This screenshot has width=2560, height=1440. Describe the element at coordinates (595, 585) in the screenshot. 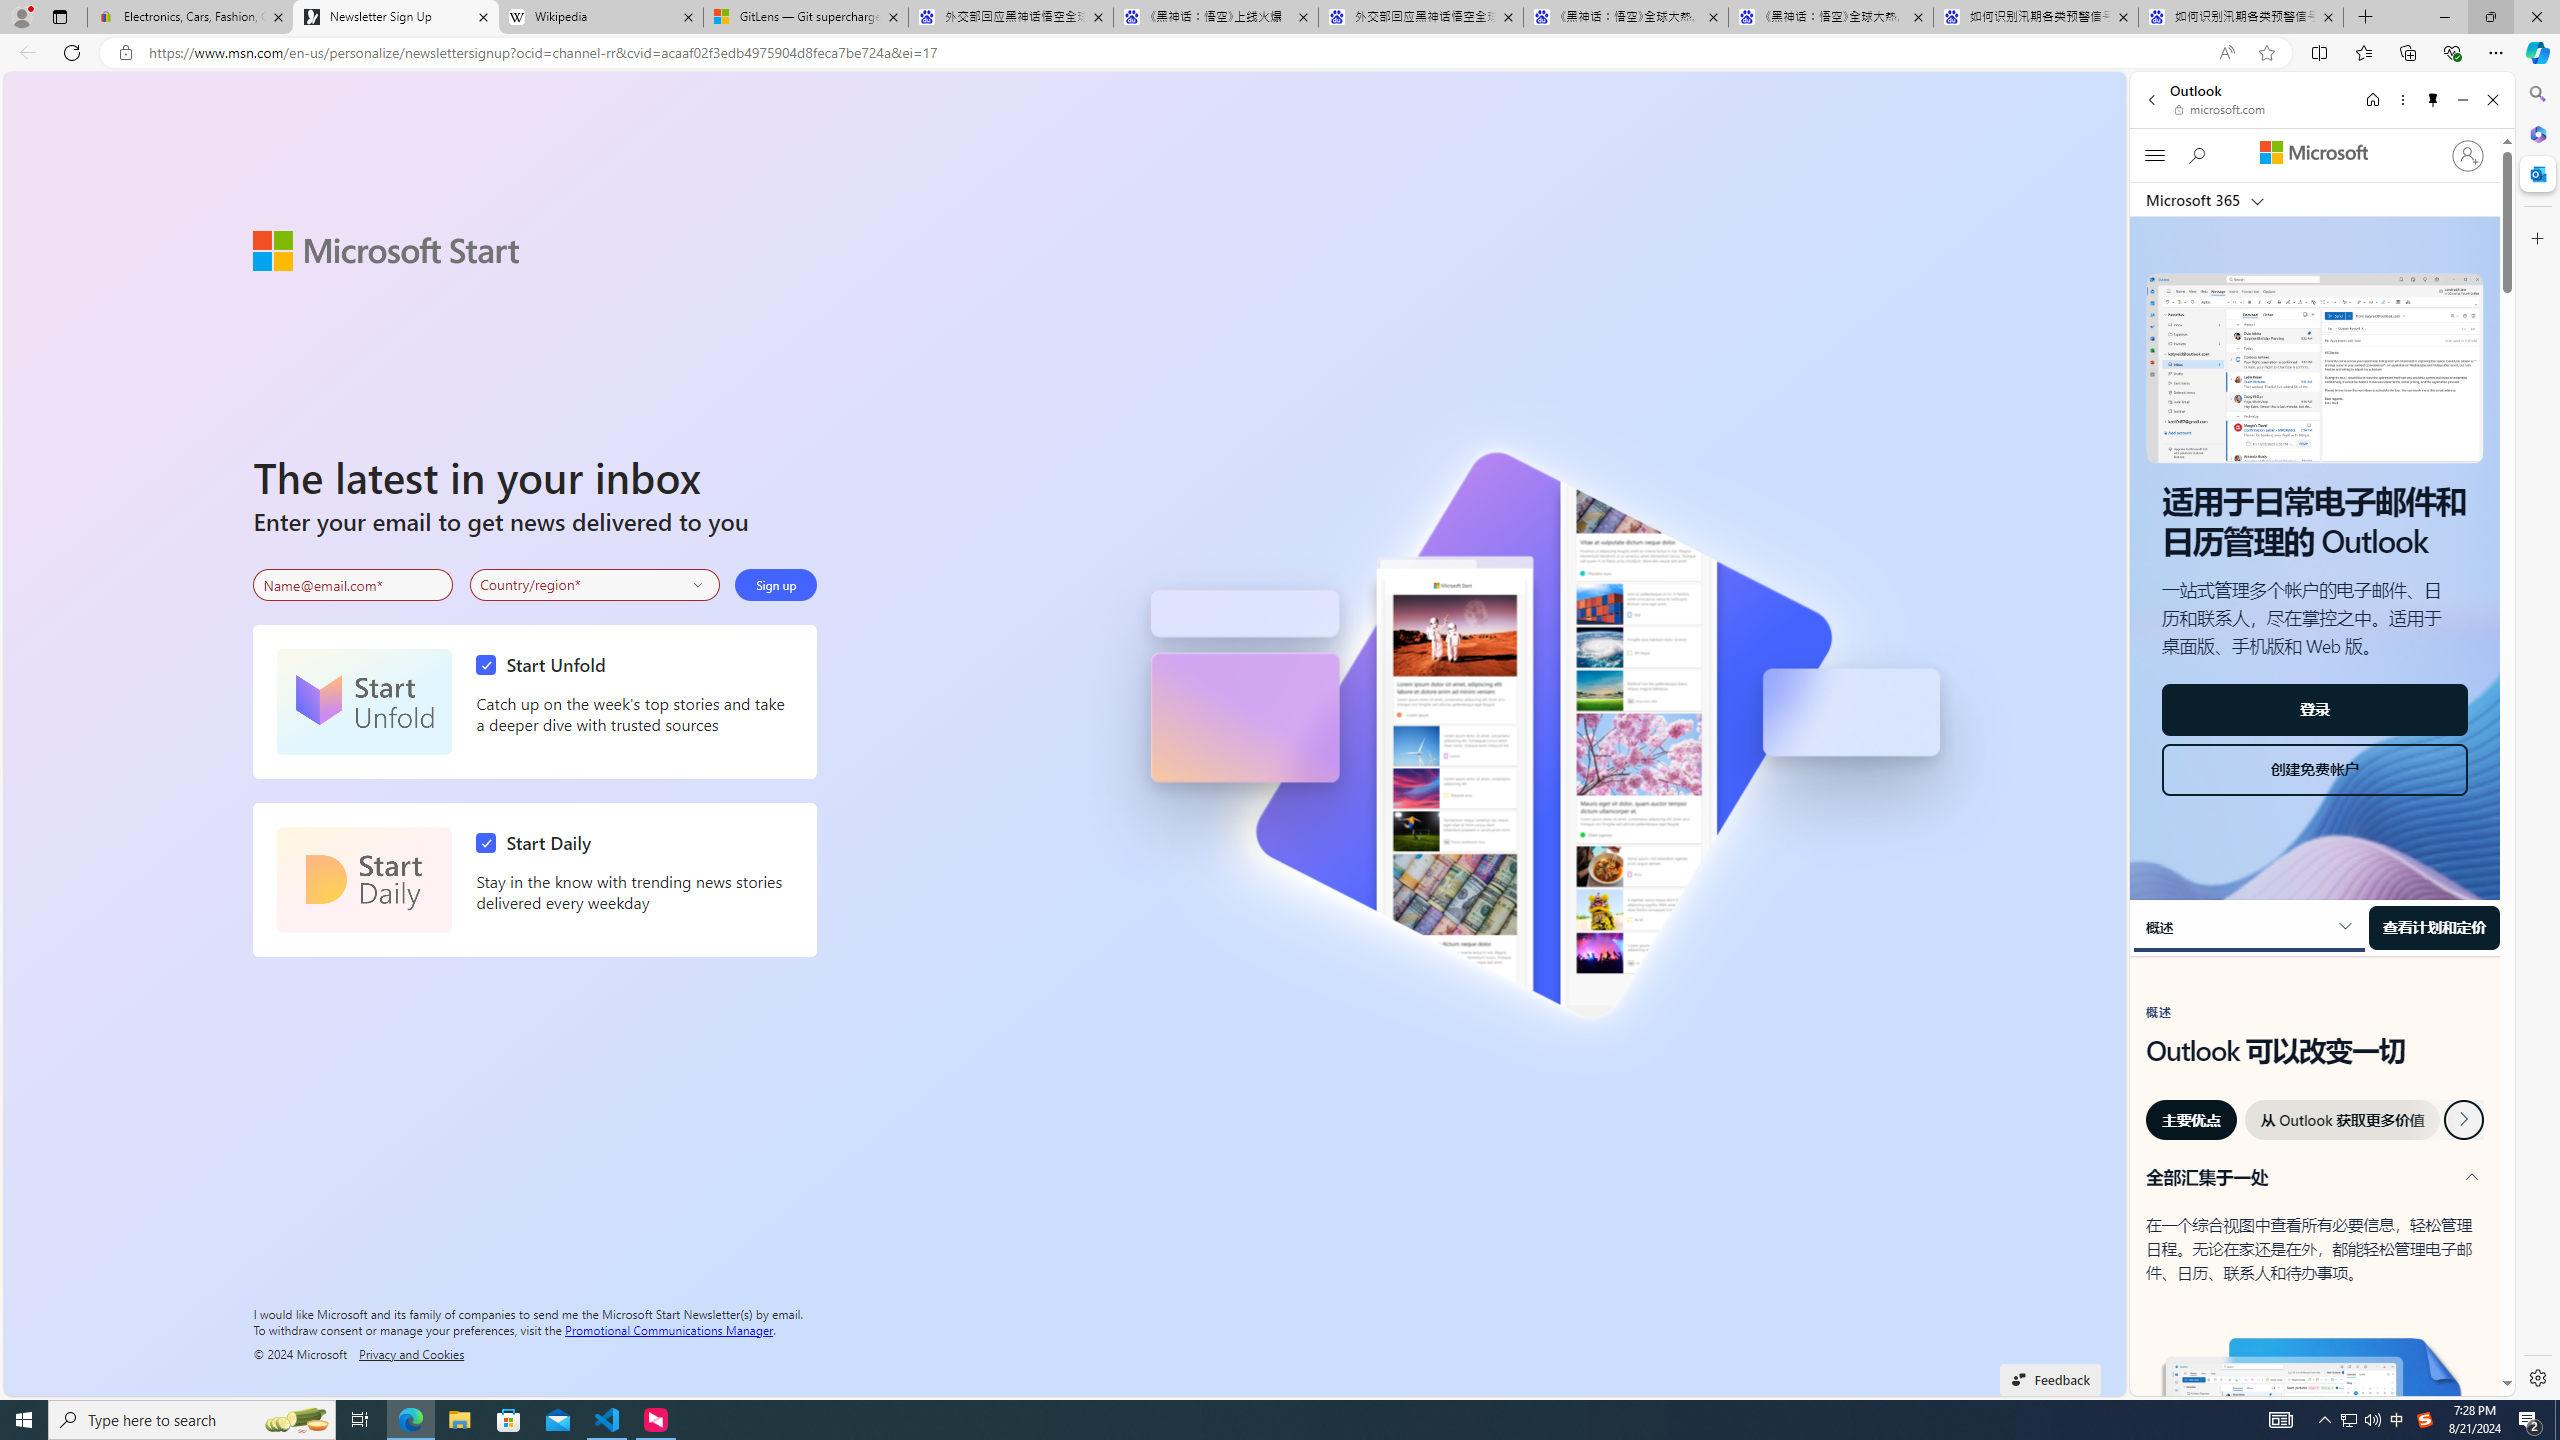

I see `'Select your country'` at that location.